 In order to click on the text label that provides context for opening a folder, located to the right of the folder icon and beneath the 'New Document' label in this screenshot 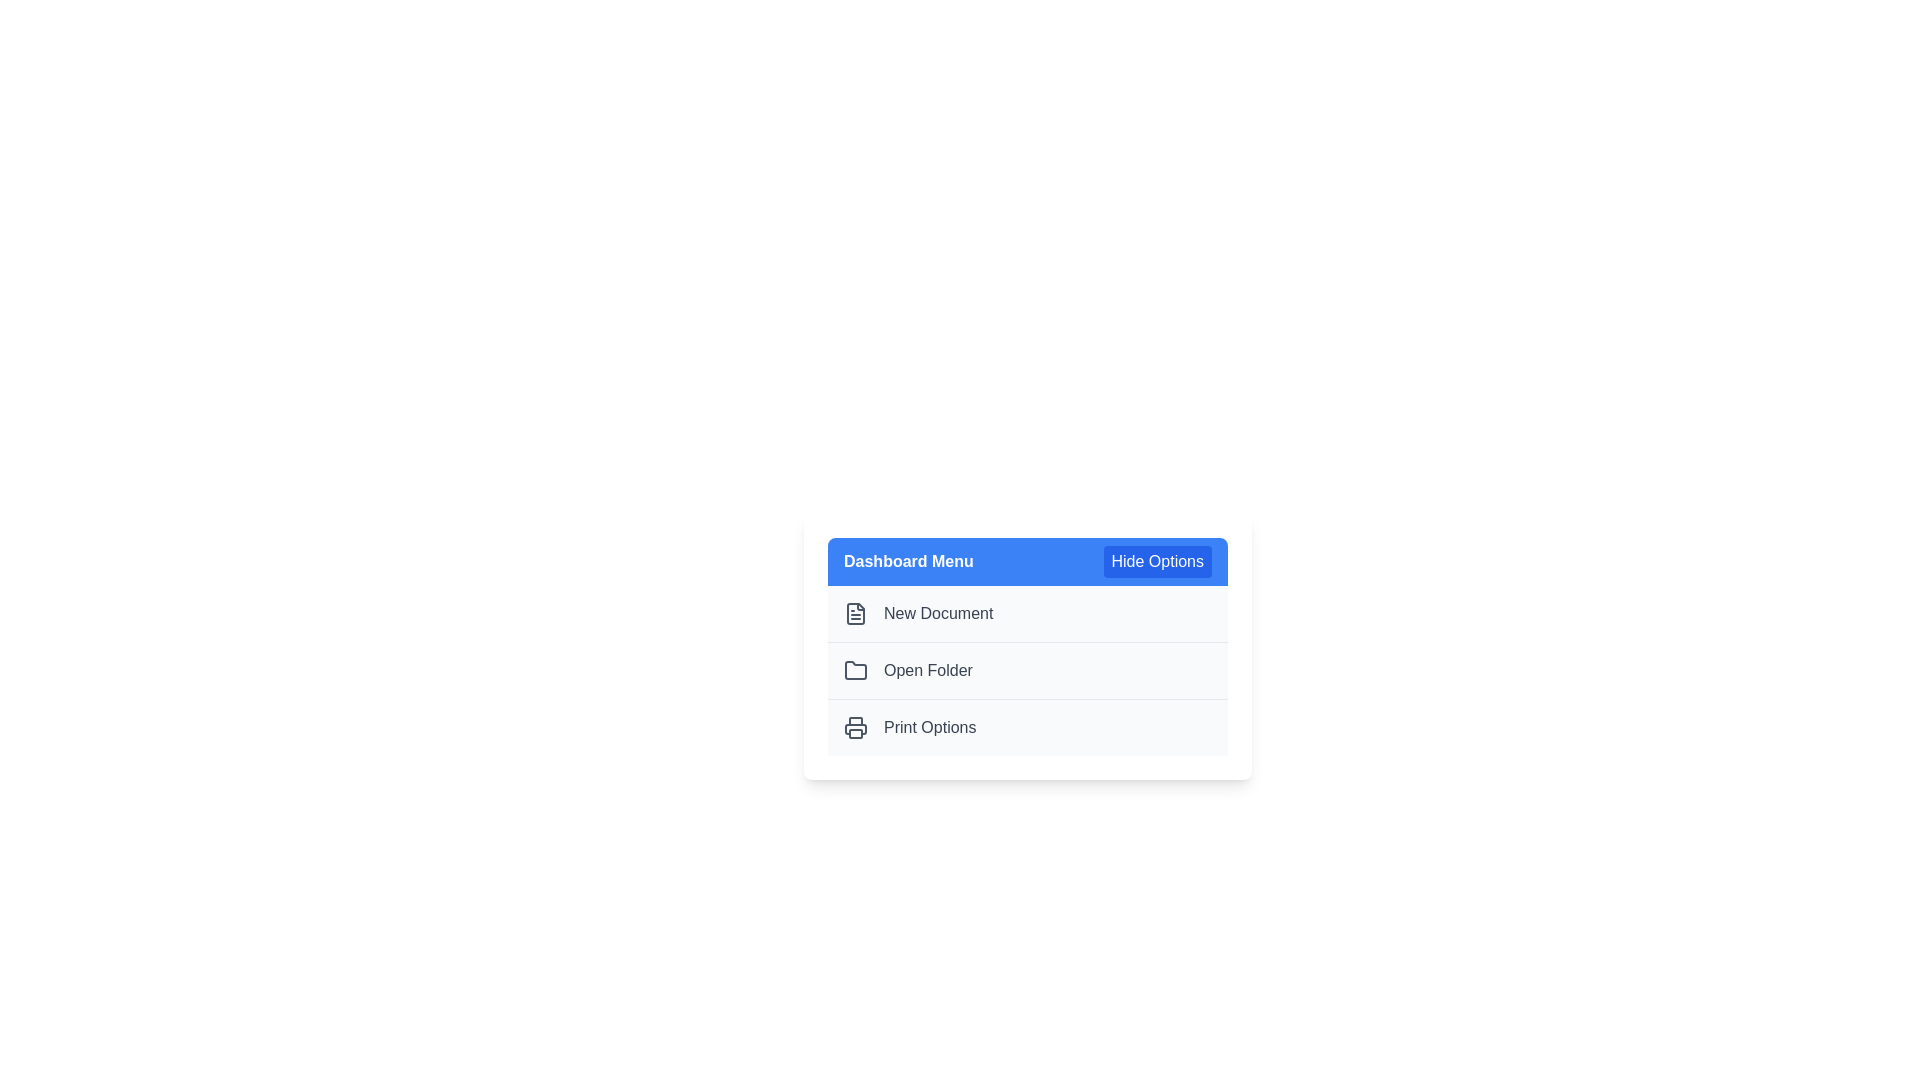, I will do `click(927, 671)`.